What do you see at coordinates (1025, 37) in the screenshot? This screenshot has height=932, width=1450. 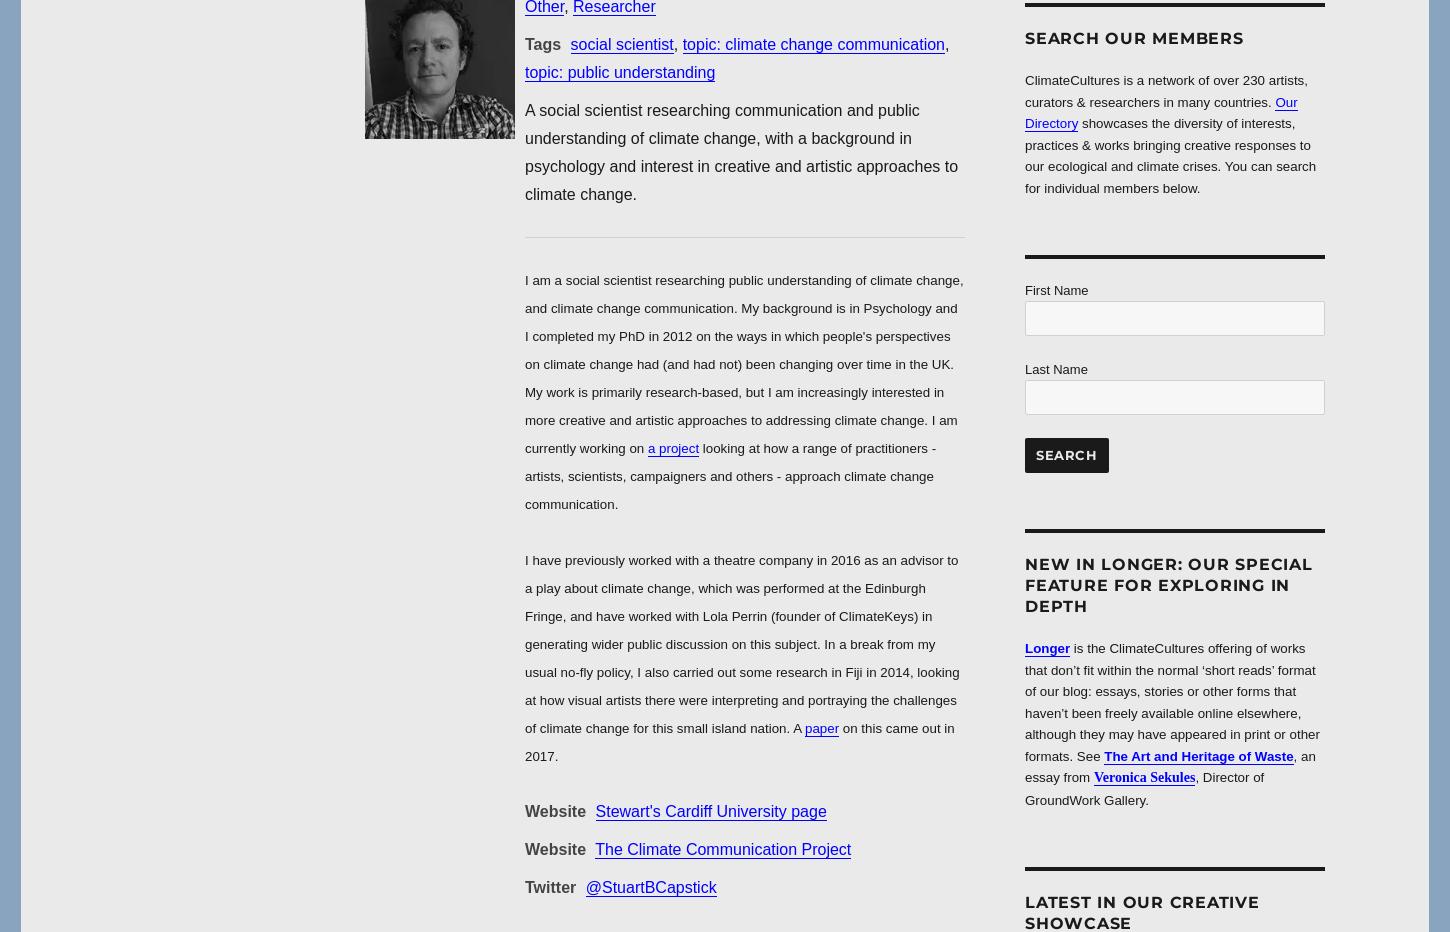 I see `'Search our members'` at bounding box center [1025, 37].